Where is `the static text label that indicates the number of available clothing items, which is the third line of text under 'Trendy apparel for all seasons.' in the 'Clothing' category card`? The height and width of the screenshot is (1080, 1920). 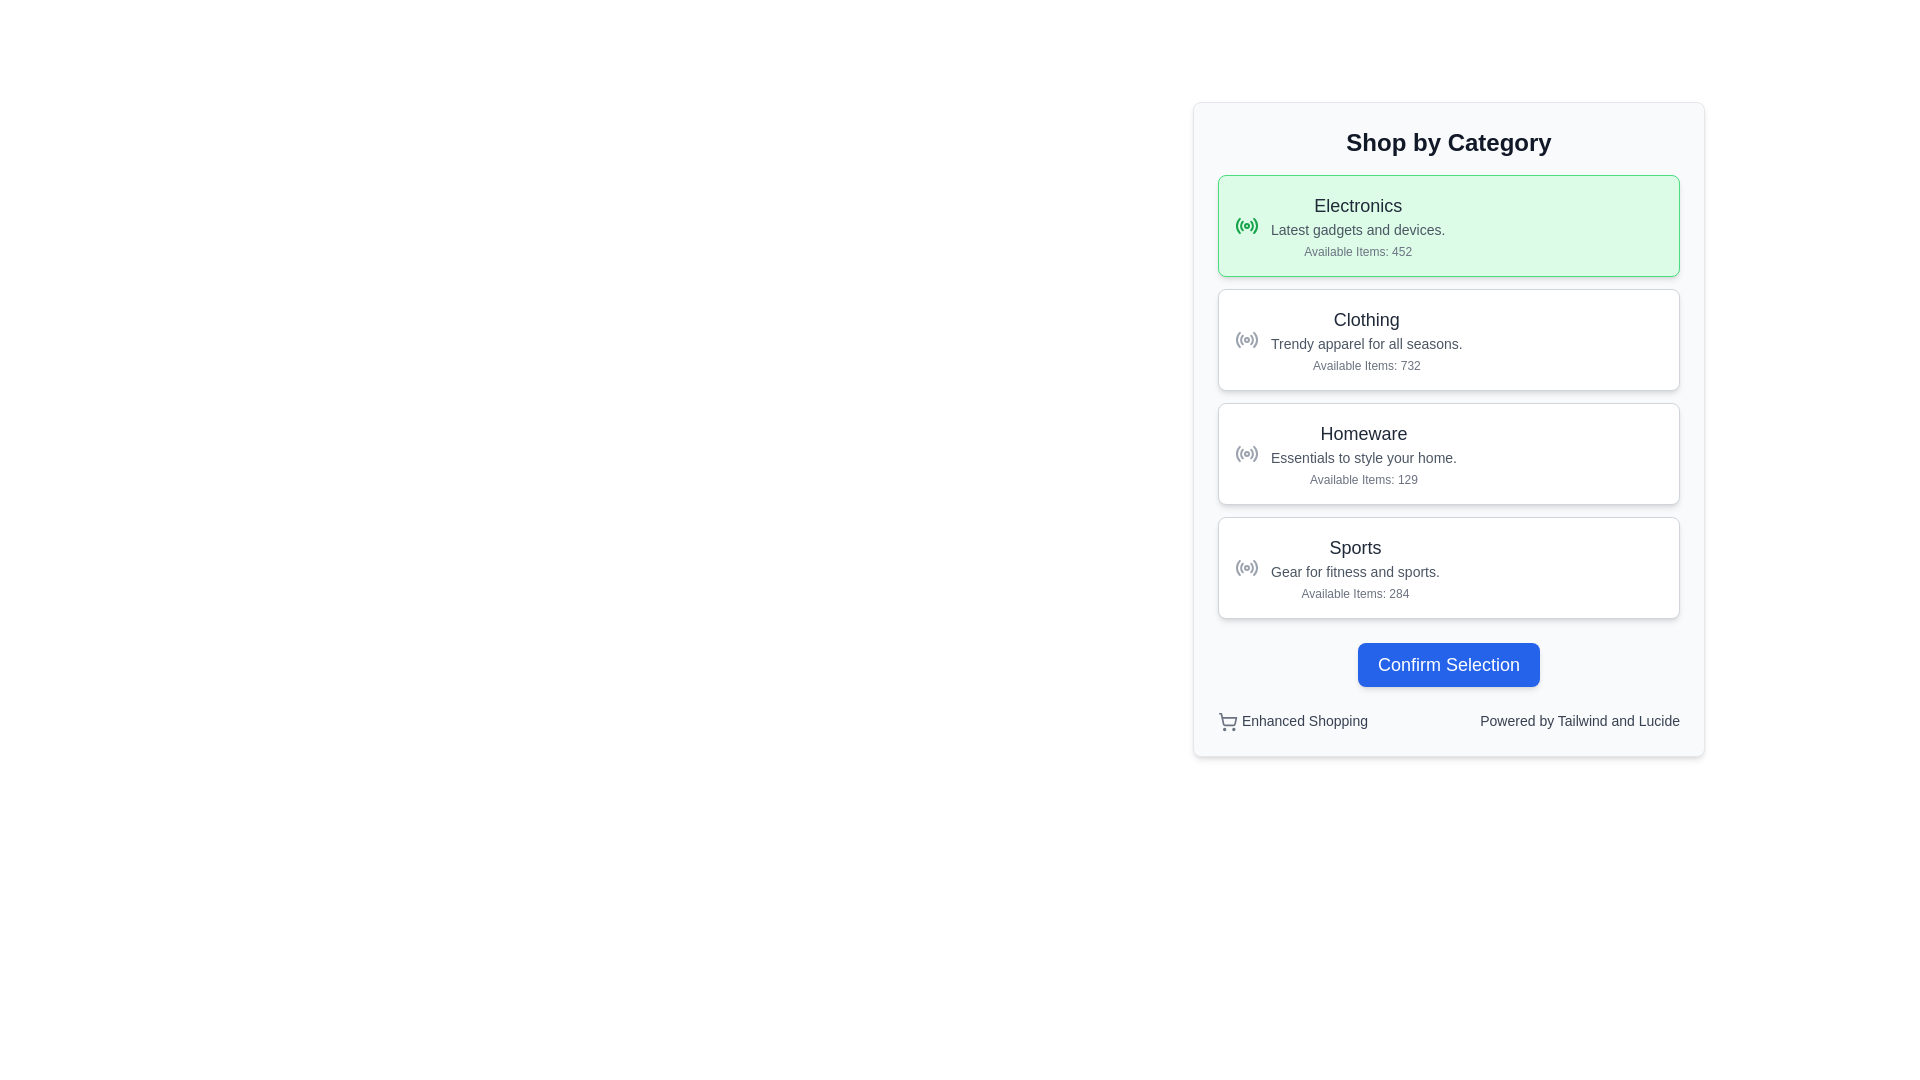 the static text label that indicates the number of available clothing items, which is the third line of text under 'Trendy apparel for all seasons.' in the 'Clothing' category card is located at coordinates (1365, 366).